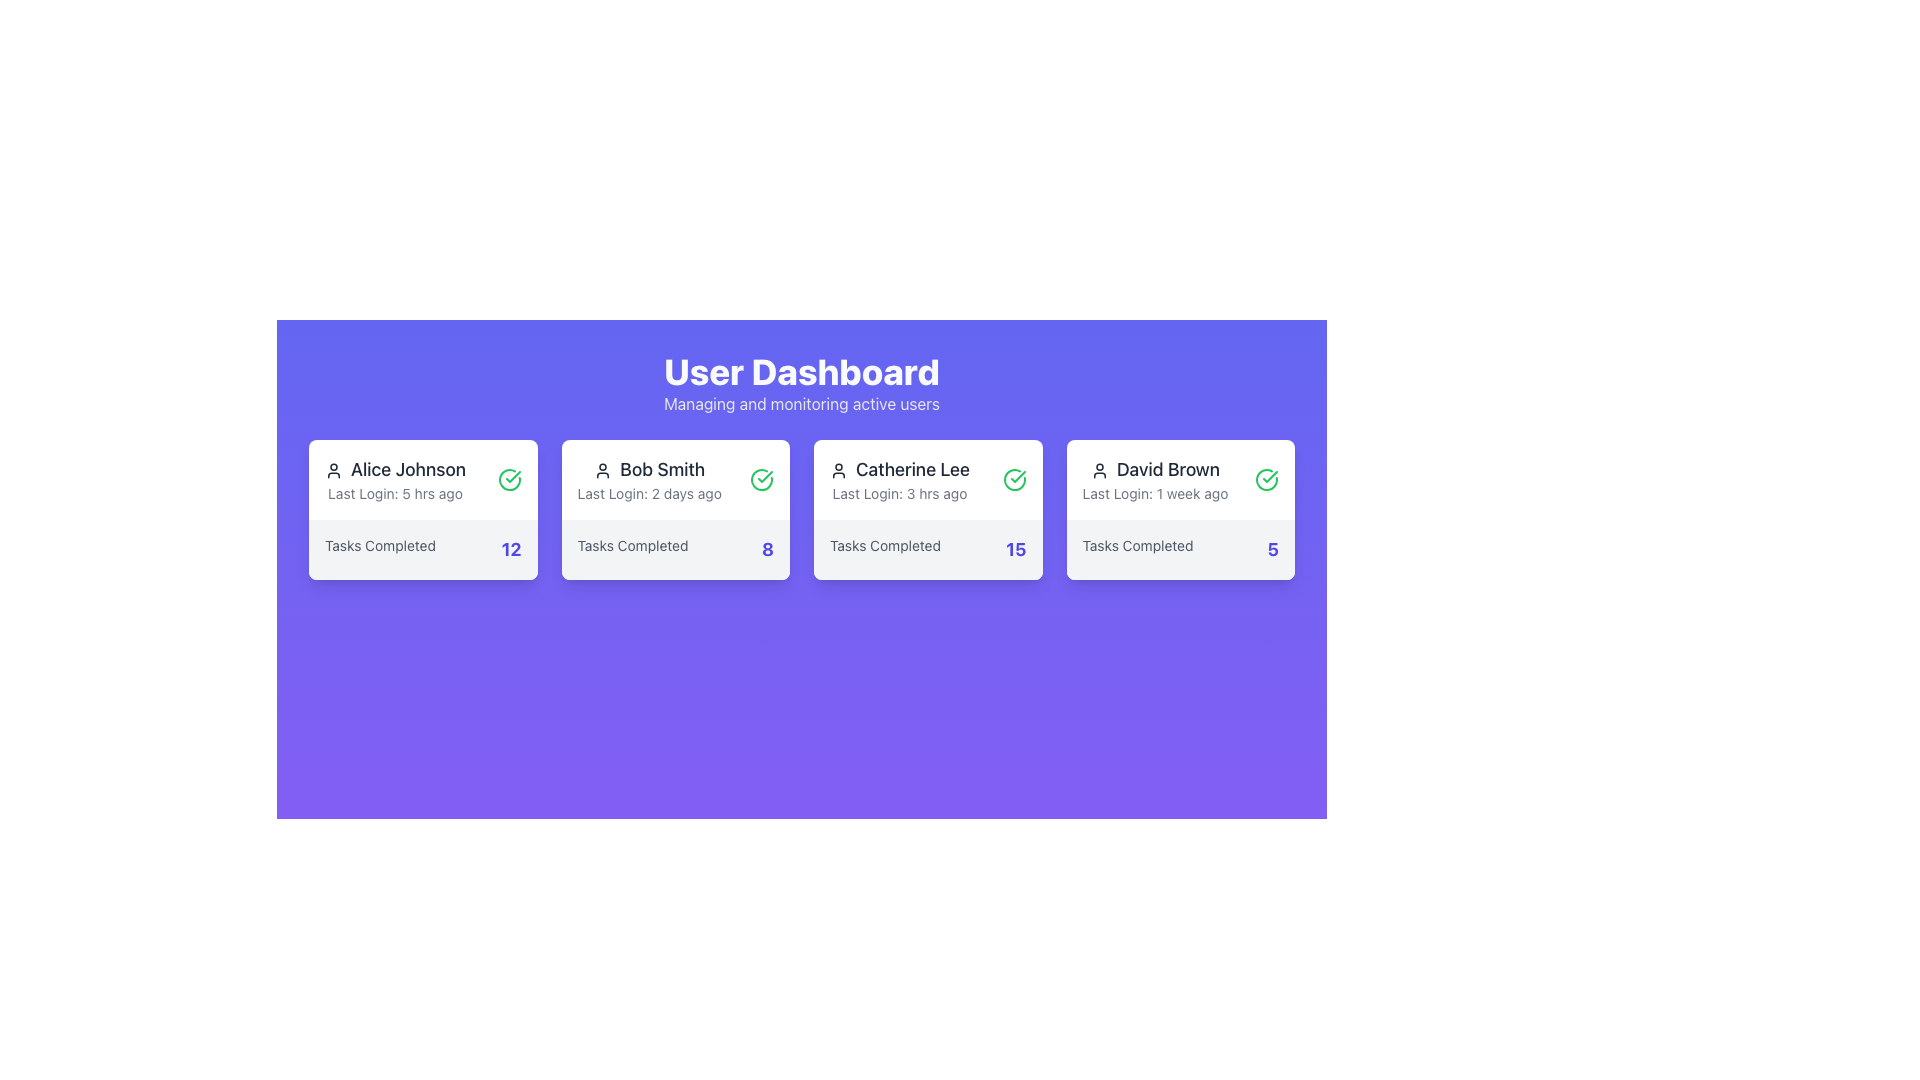 The image size is (1920, 1080). I want to click on the user icon, which is a small silhouette outline of a person located to the left of 'Bob Smith' in the second card under the 'User Dashboard' title, so click(602, 471).